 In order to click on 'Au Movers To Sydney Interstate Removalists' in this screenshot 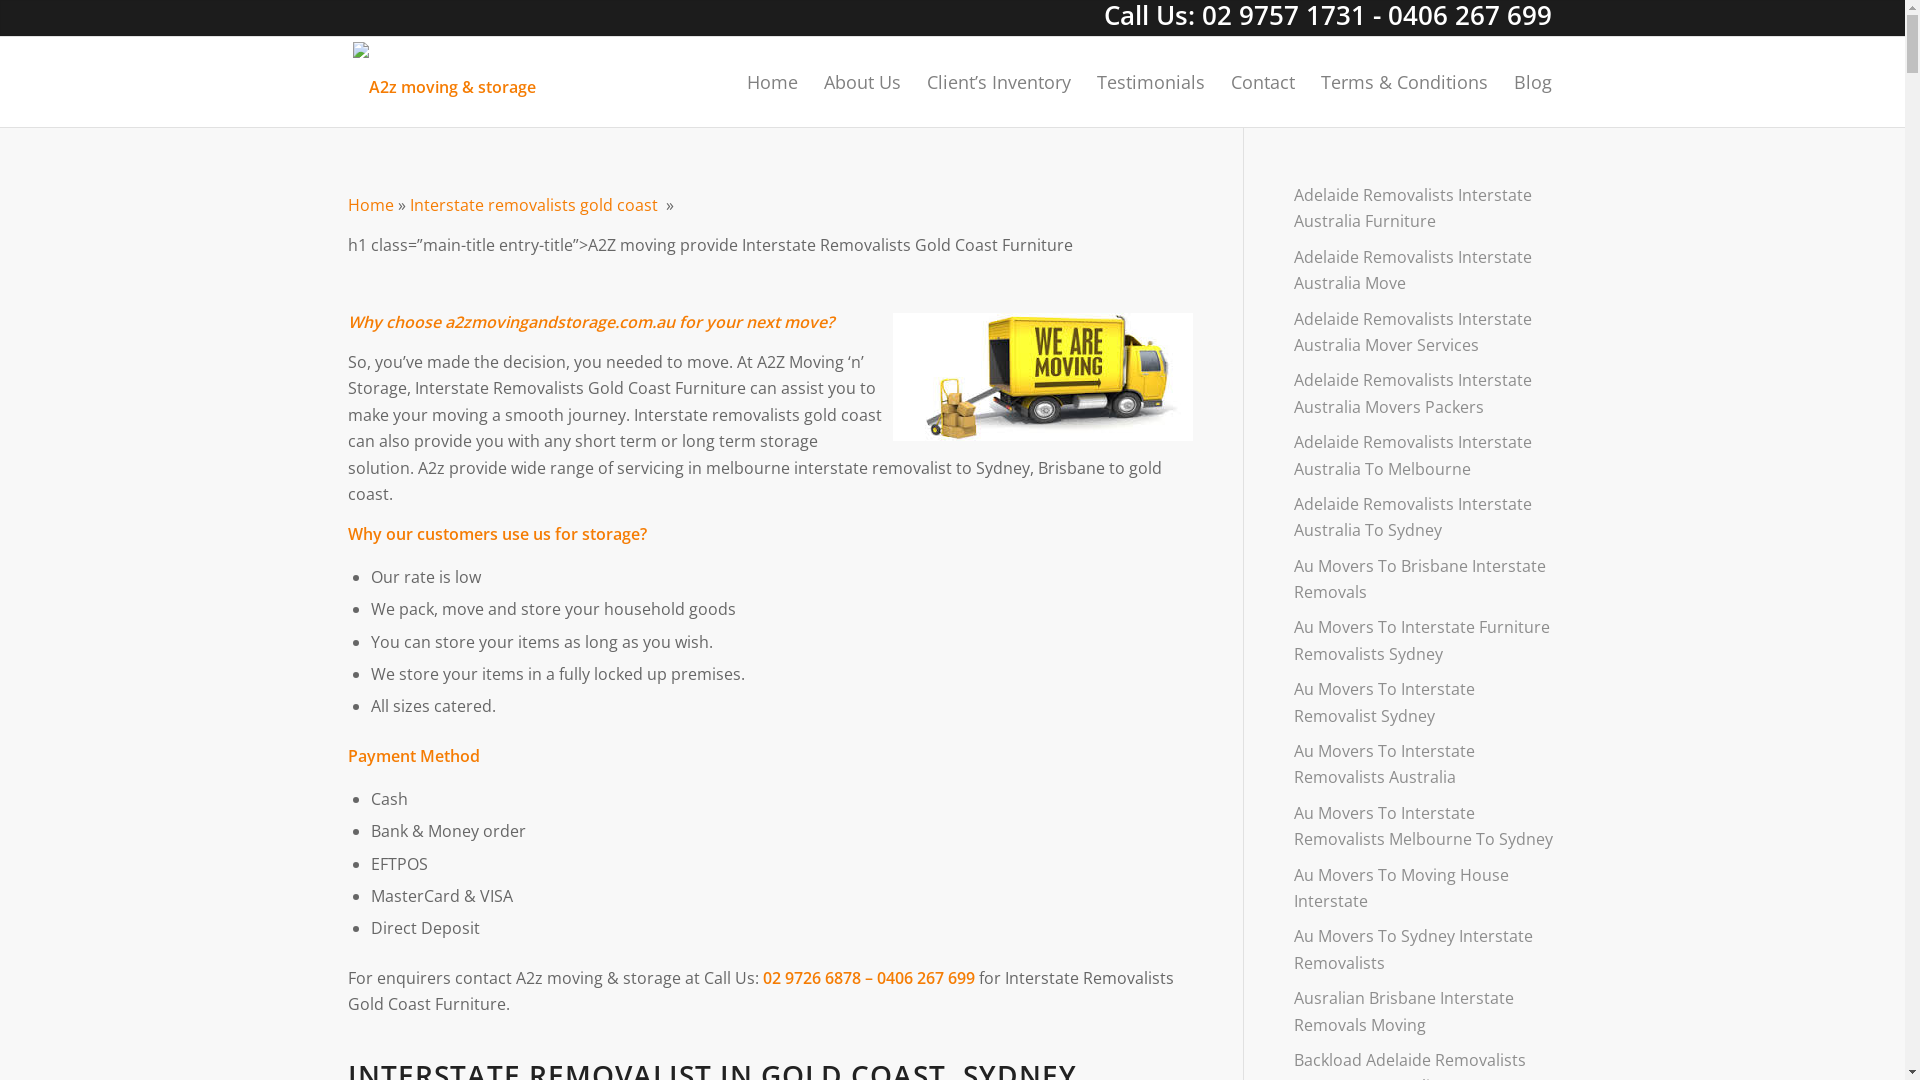, I will do `click(1424, 948)`.